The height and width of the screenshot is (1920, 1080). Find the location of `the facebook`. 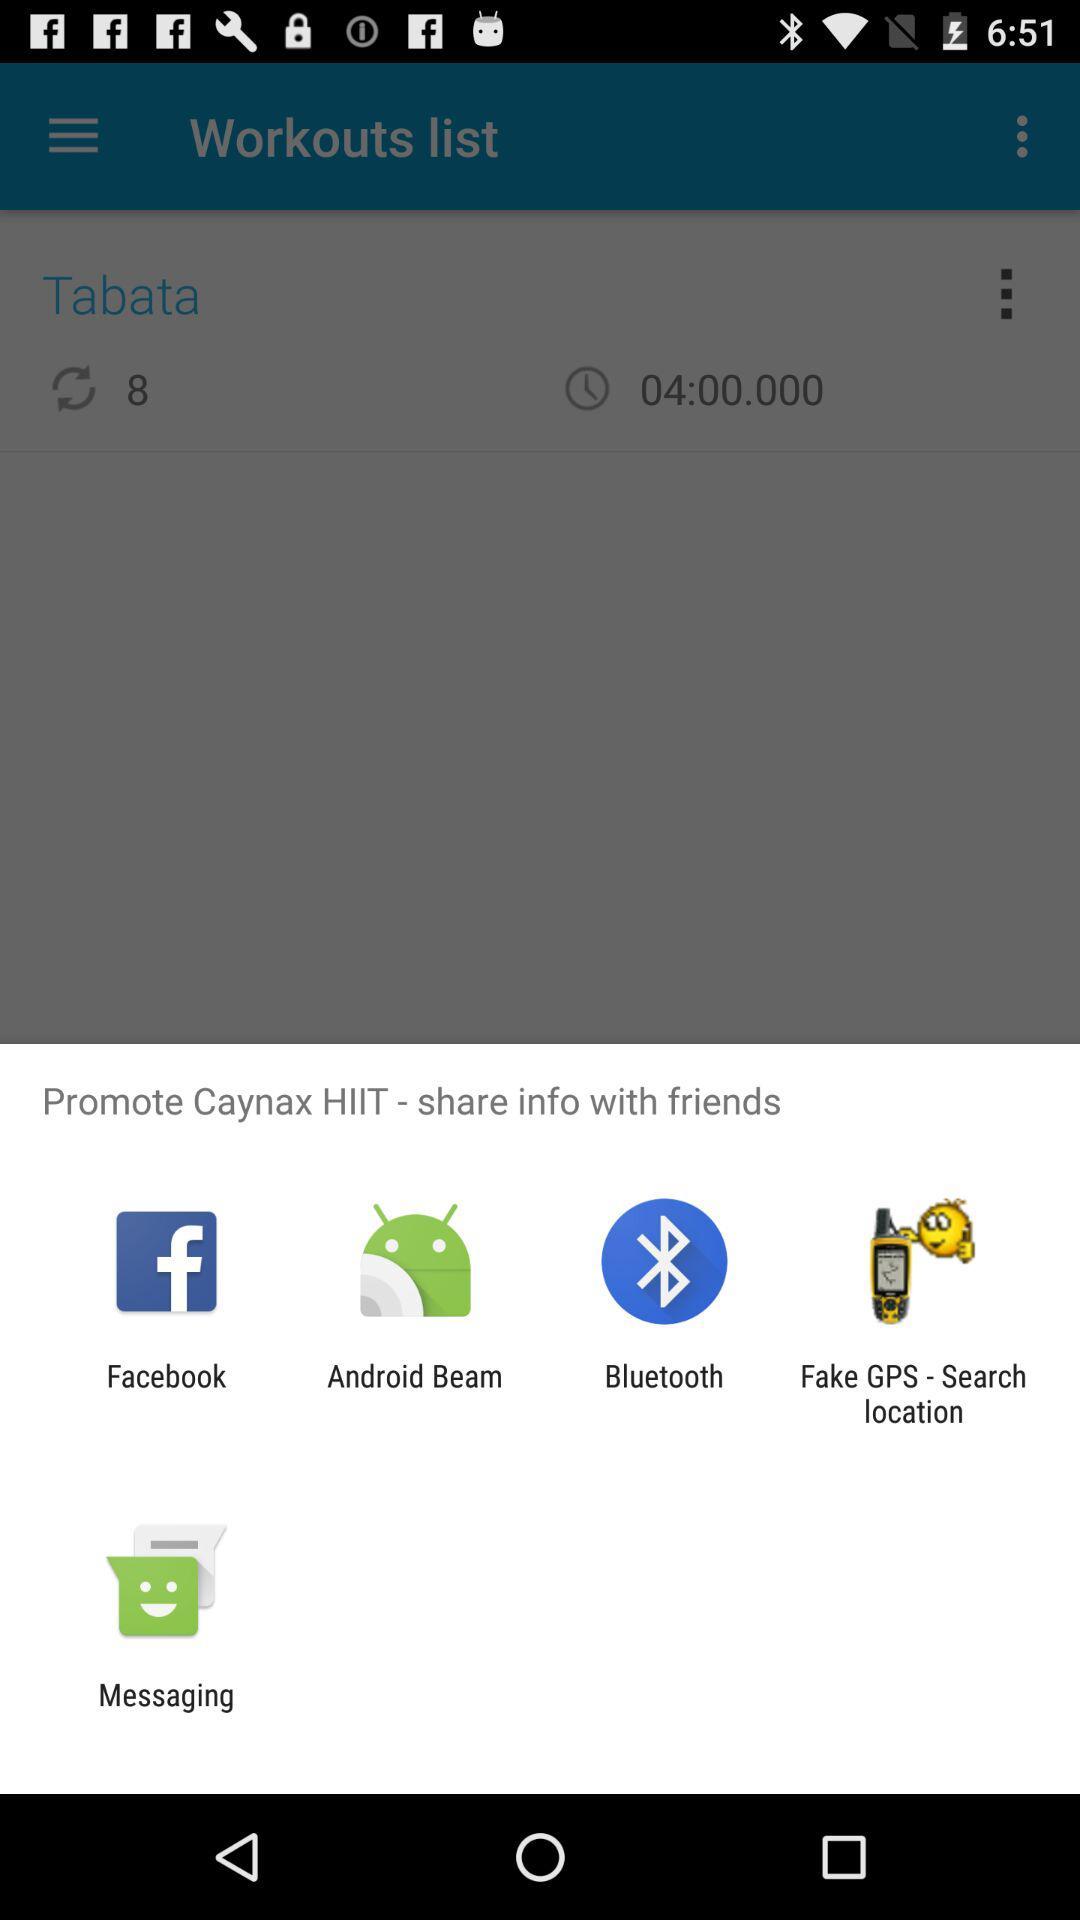

the facebook is located at coordinates (165, 1392).